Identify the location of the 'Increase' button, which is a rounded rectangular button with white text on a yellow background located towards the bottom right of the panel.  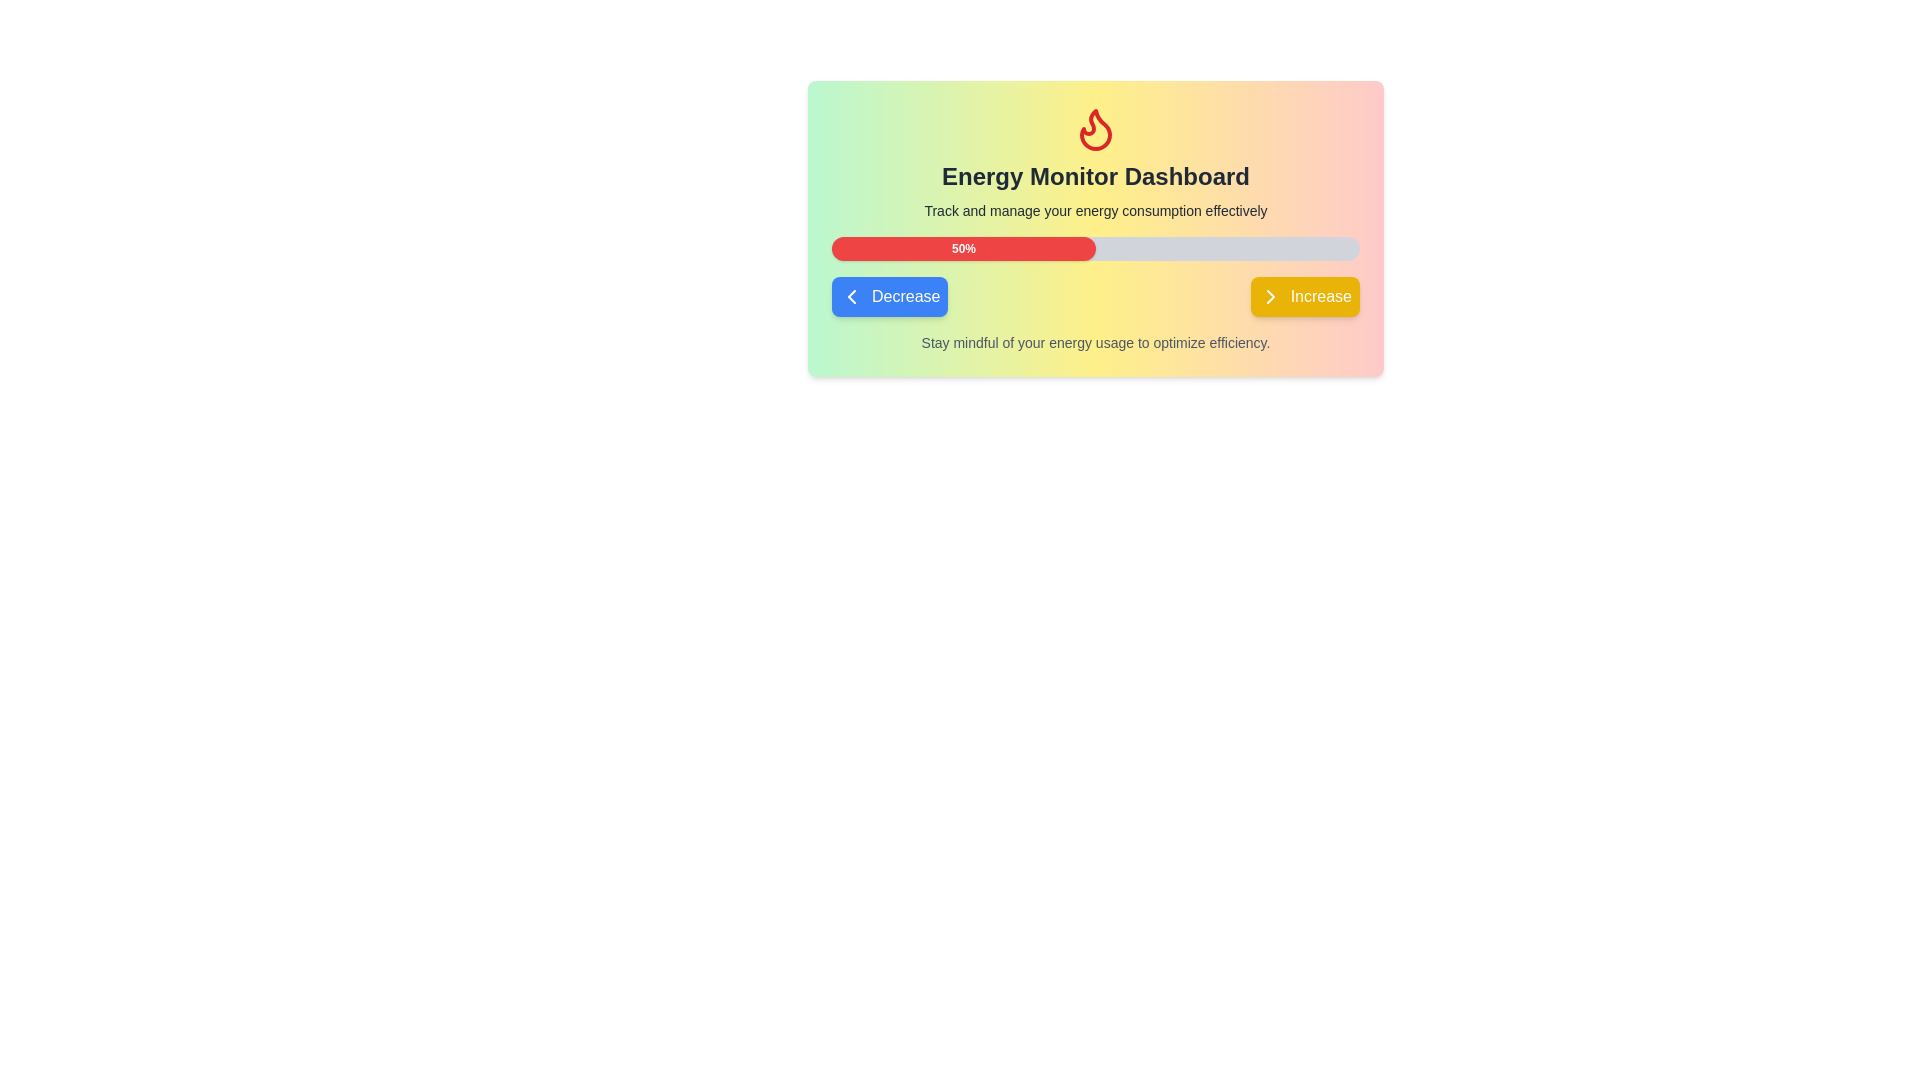
(1320, 297).